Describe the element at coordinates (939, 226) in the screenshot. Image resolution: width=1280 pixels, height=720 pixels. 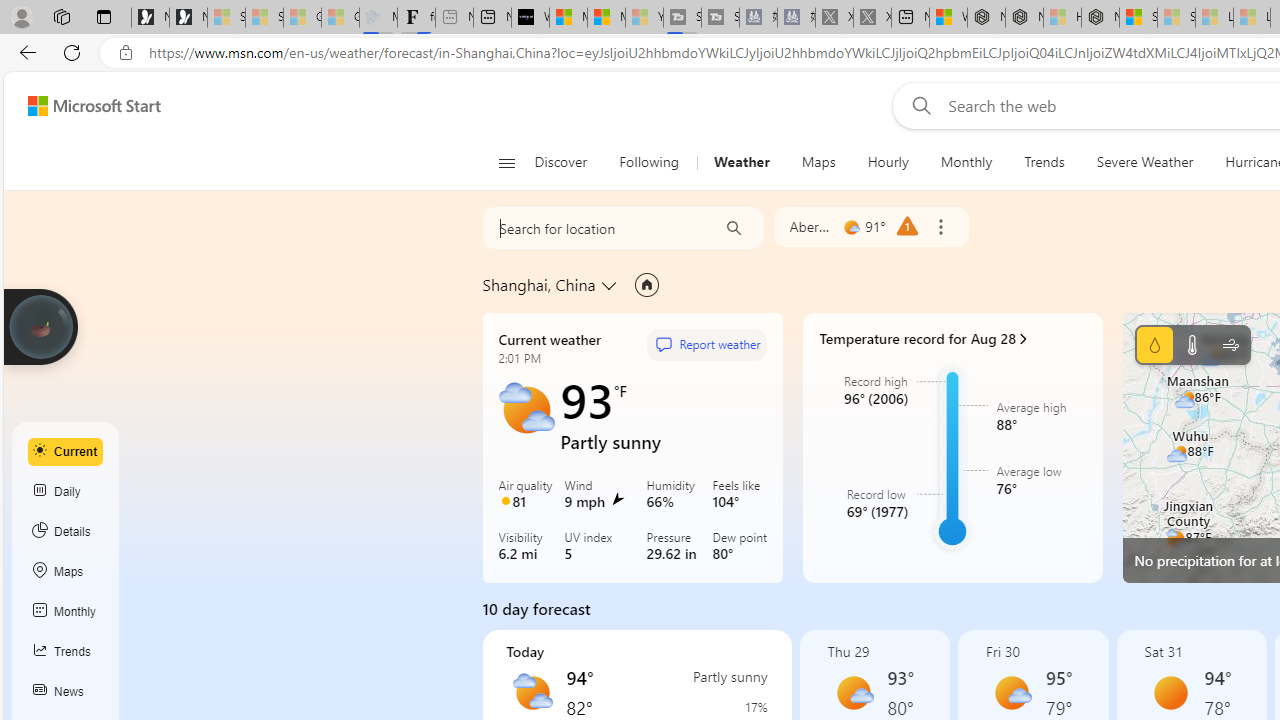
I see `'Remove location'` at that location.